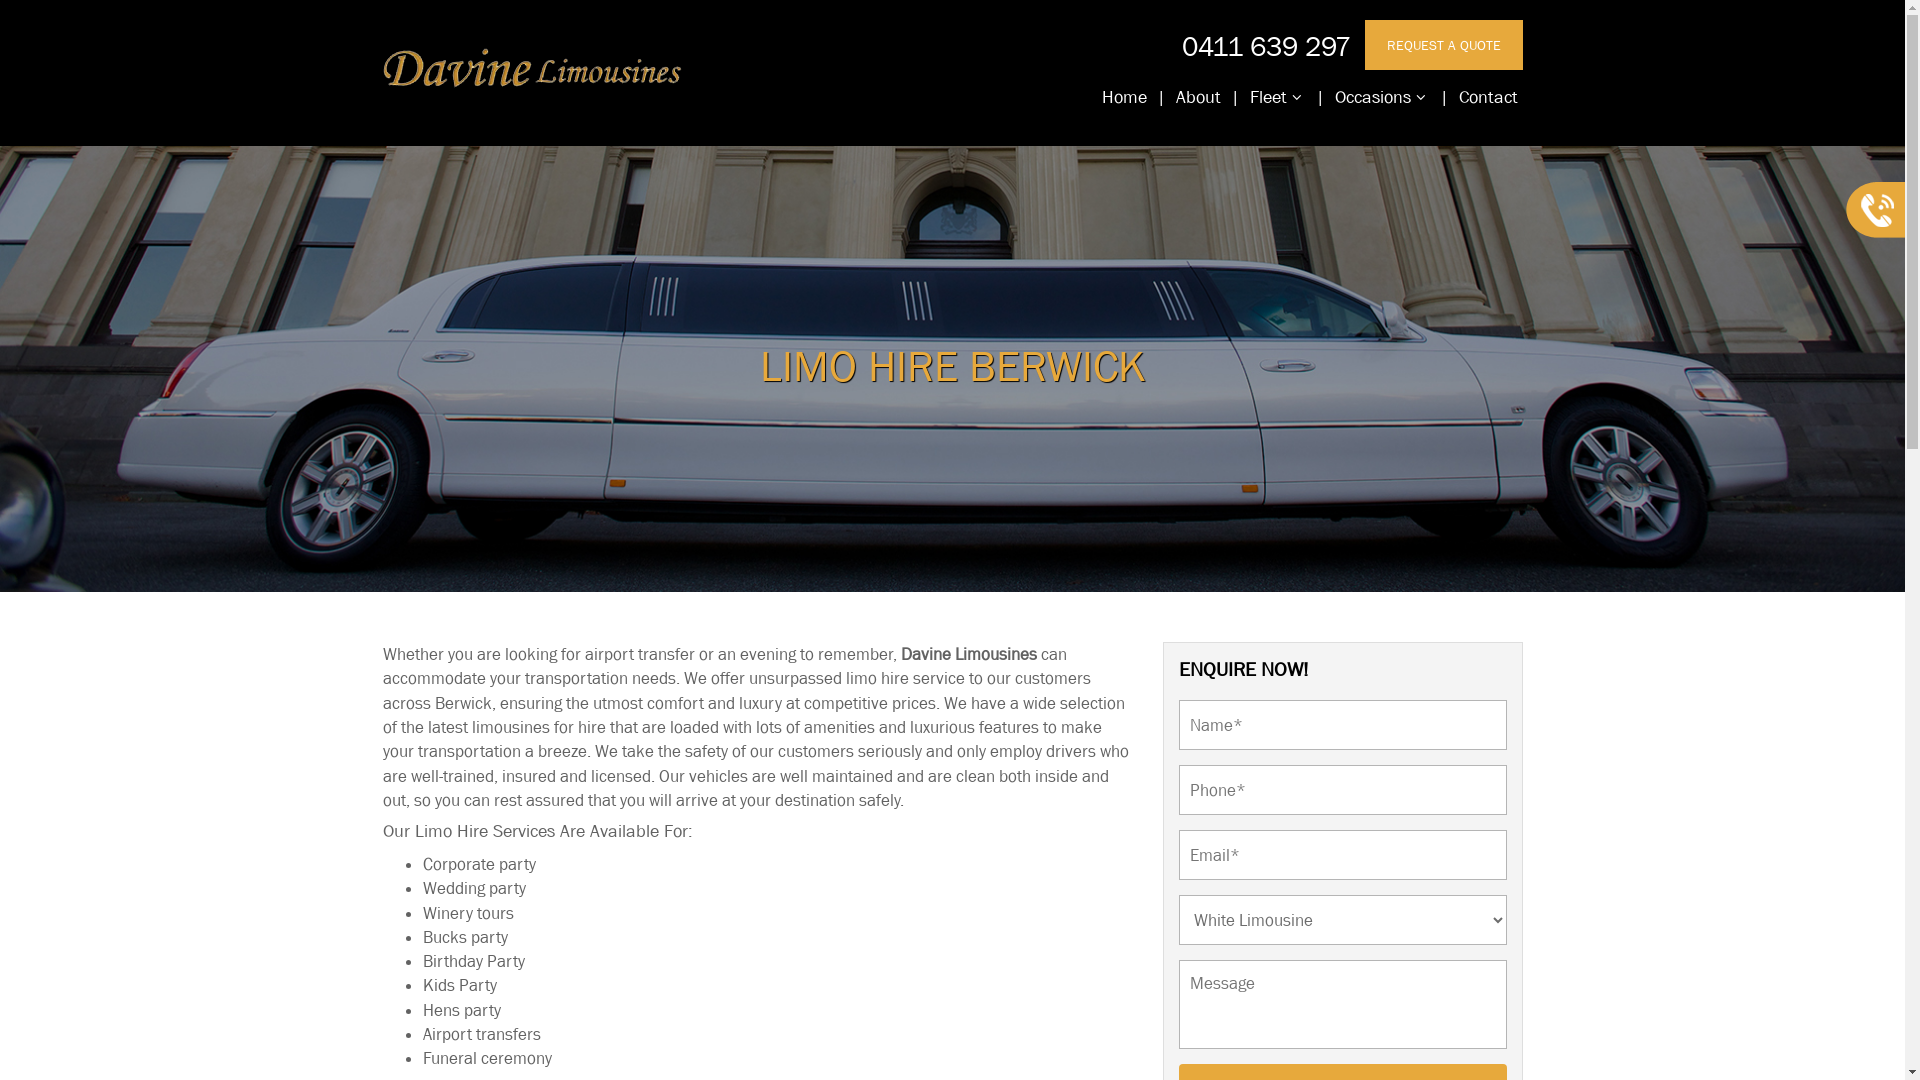  What do you see at coordinates (1488, 97) in the screenshot?
I see `'Contact'` at bounding box center [1488, 97].